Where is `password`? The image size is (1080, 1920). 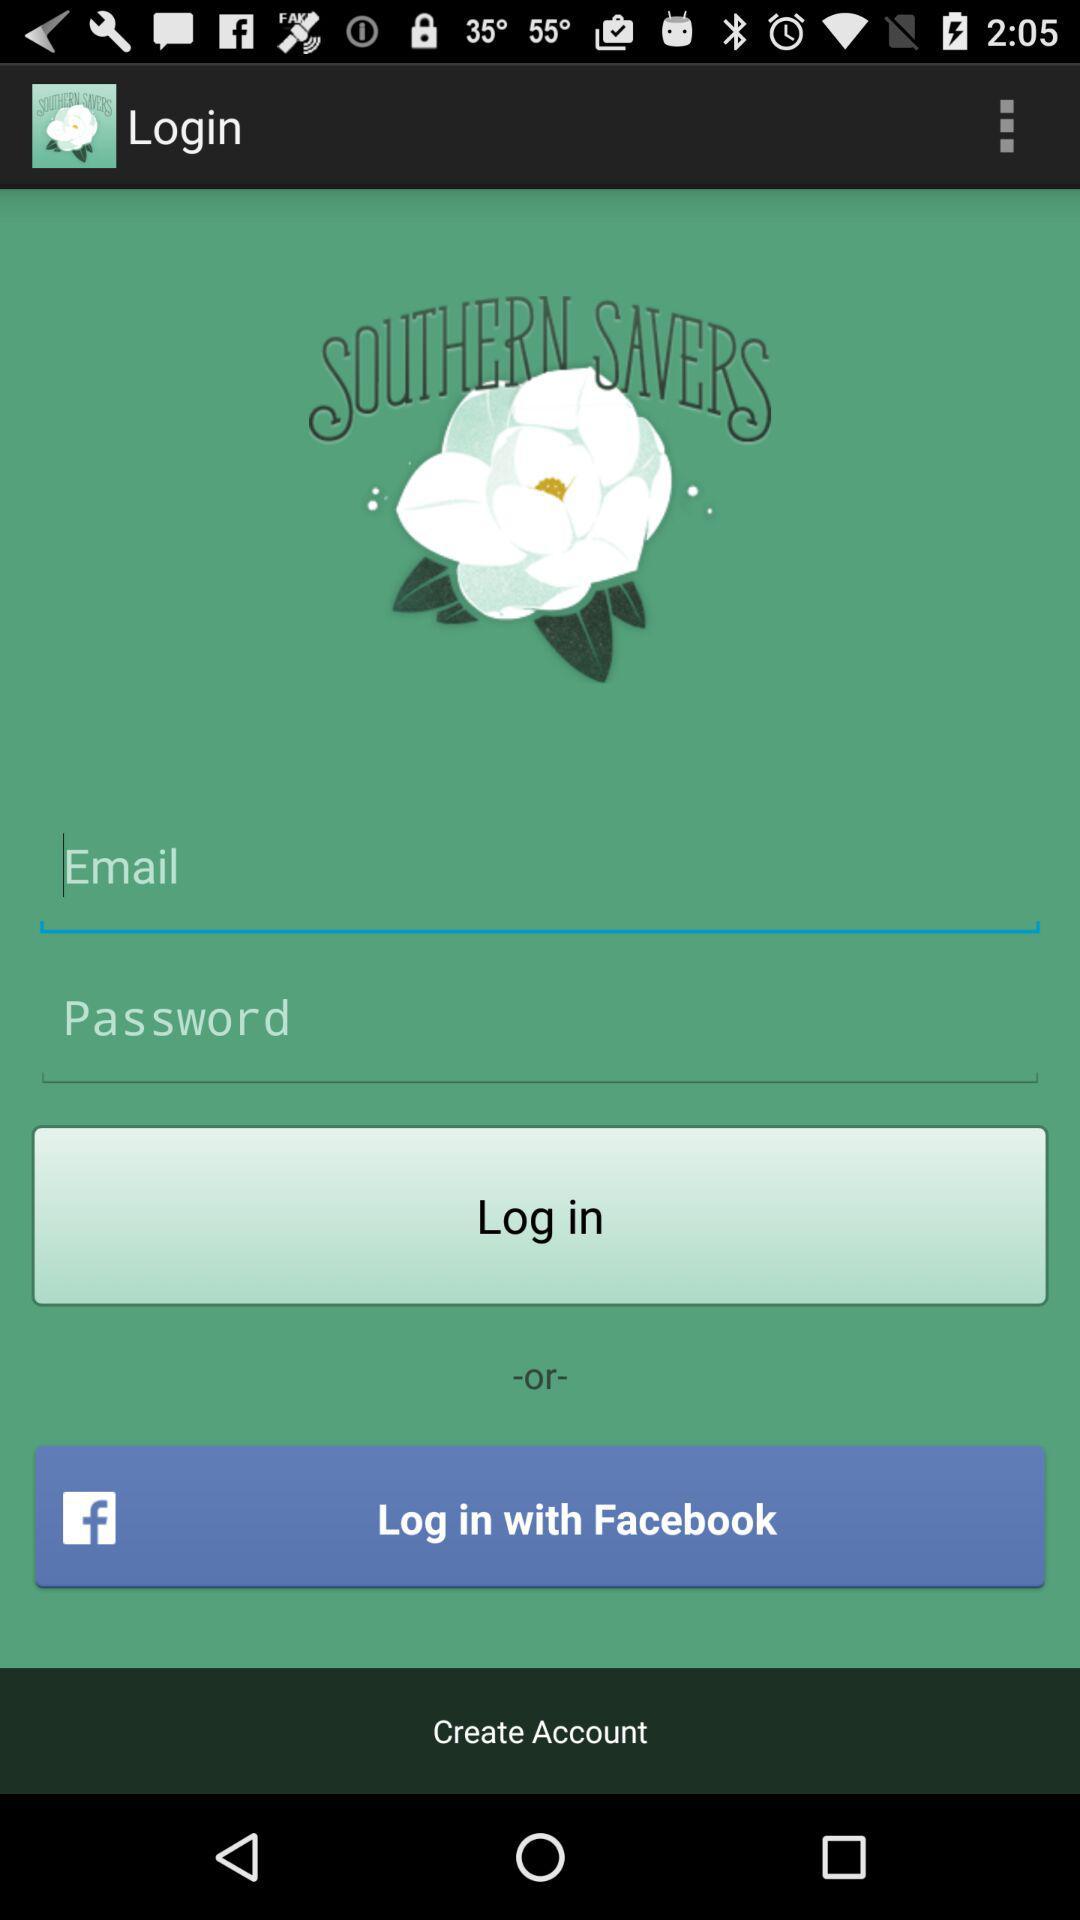
password is located at coordinates (540, 1017).